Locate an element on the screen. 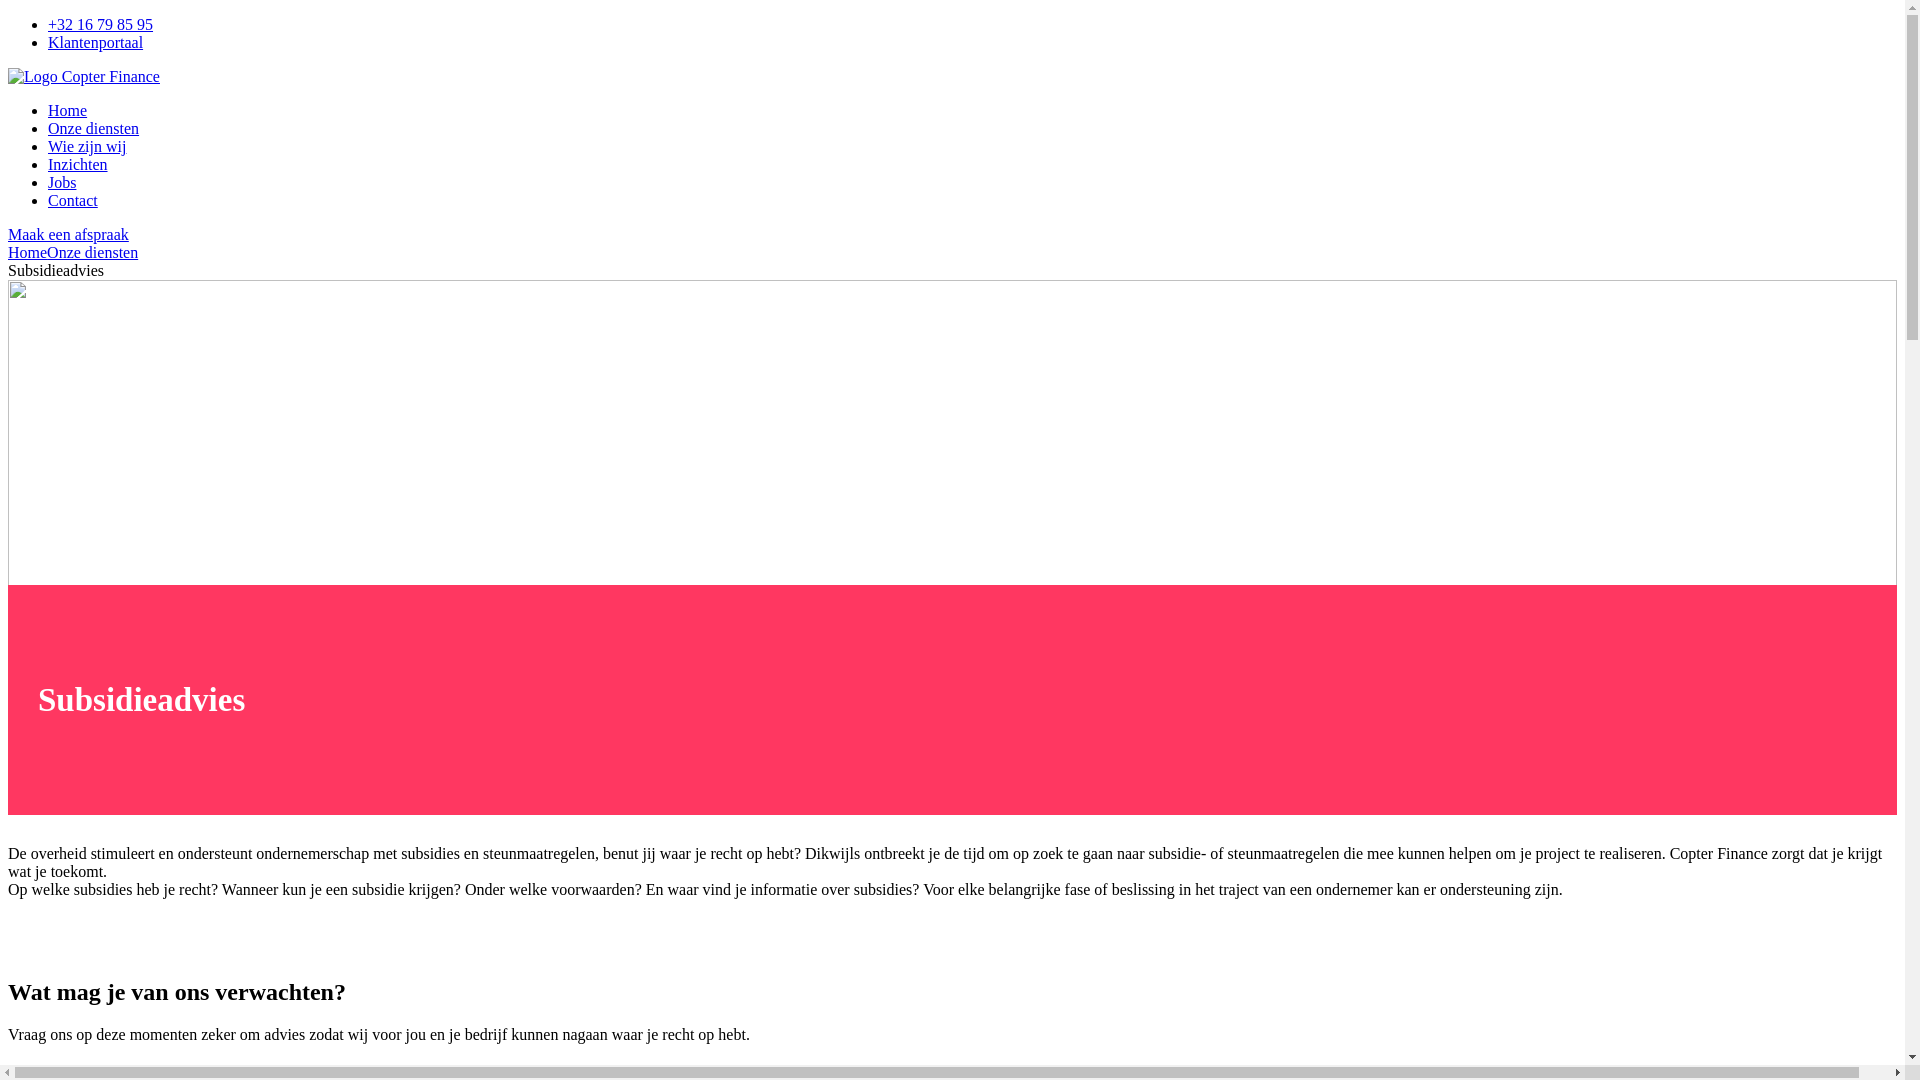 The image size is (1920, 1080). 'Contact' is located at coordinates (48, 200).